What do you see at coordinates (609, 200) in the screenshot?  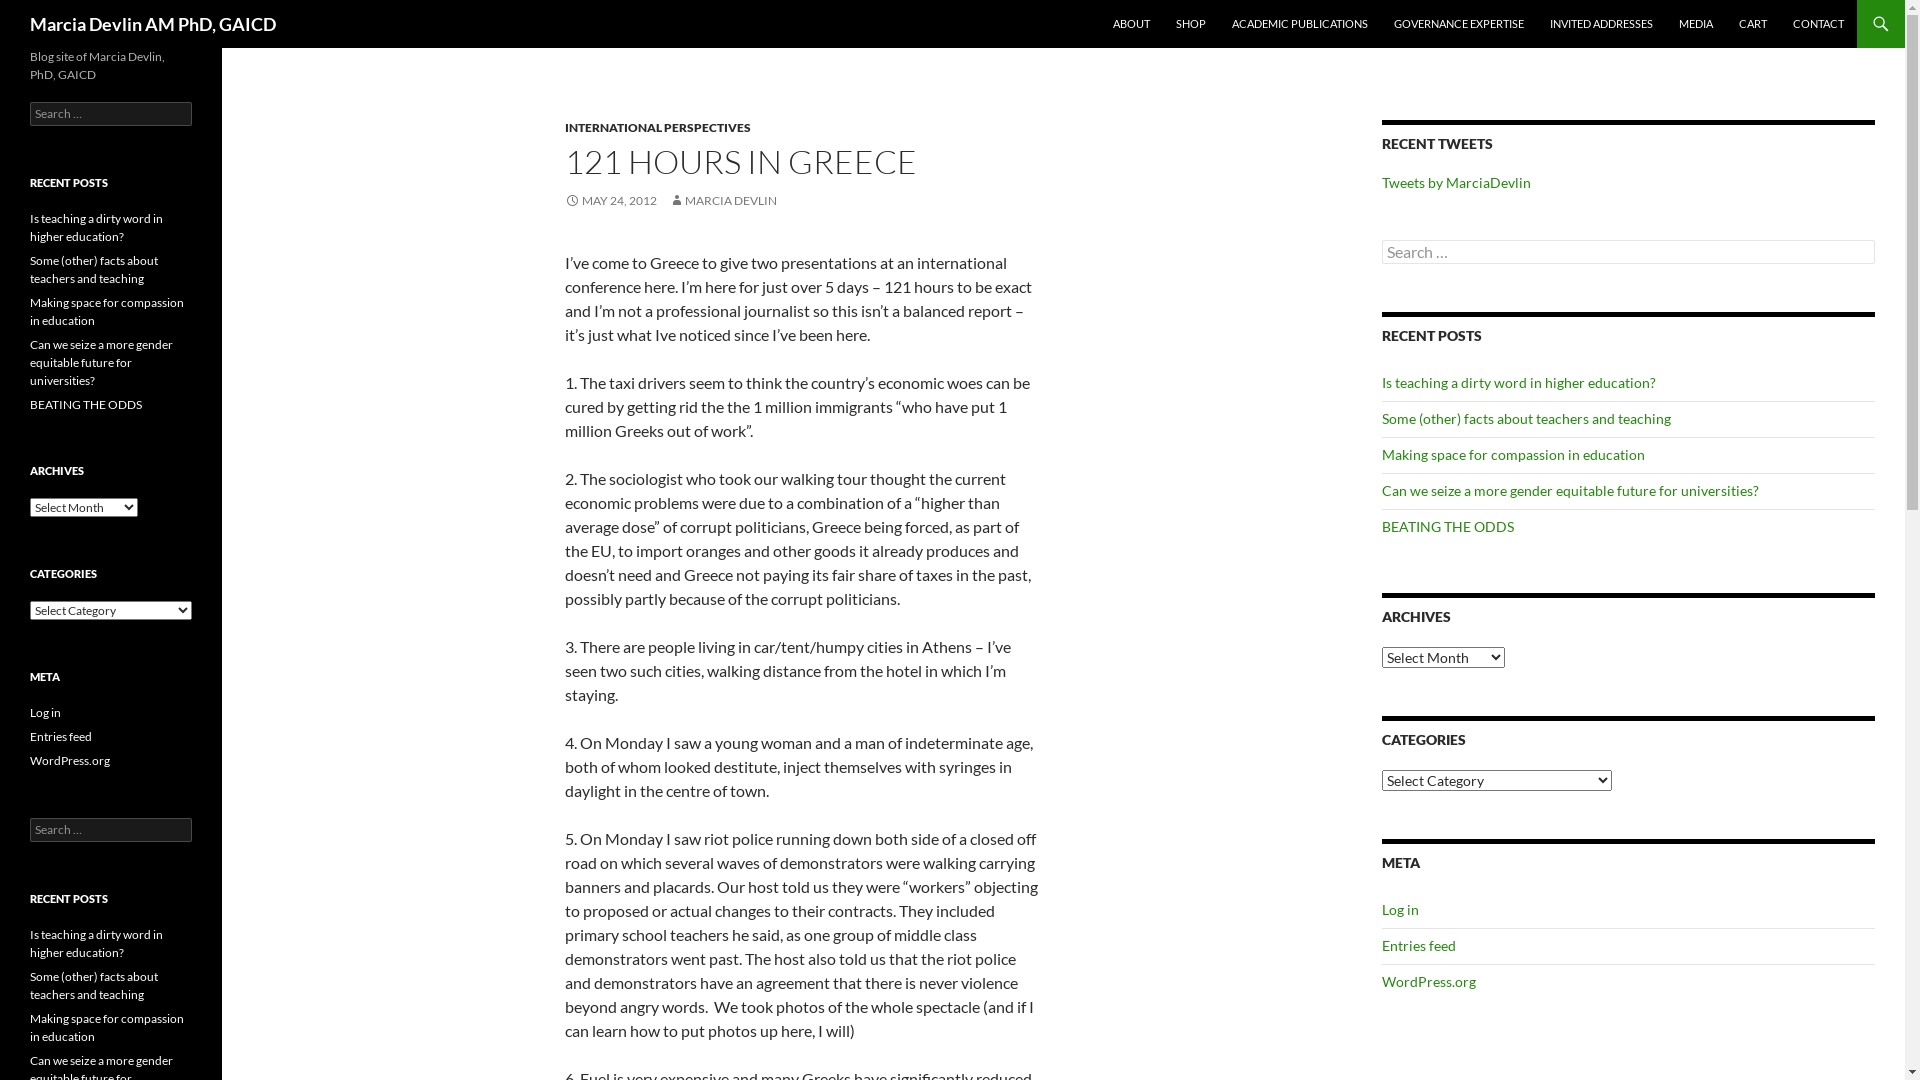 I see `'MAY 24, 2012'` at bounding box center [609, 200].